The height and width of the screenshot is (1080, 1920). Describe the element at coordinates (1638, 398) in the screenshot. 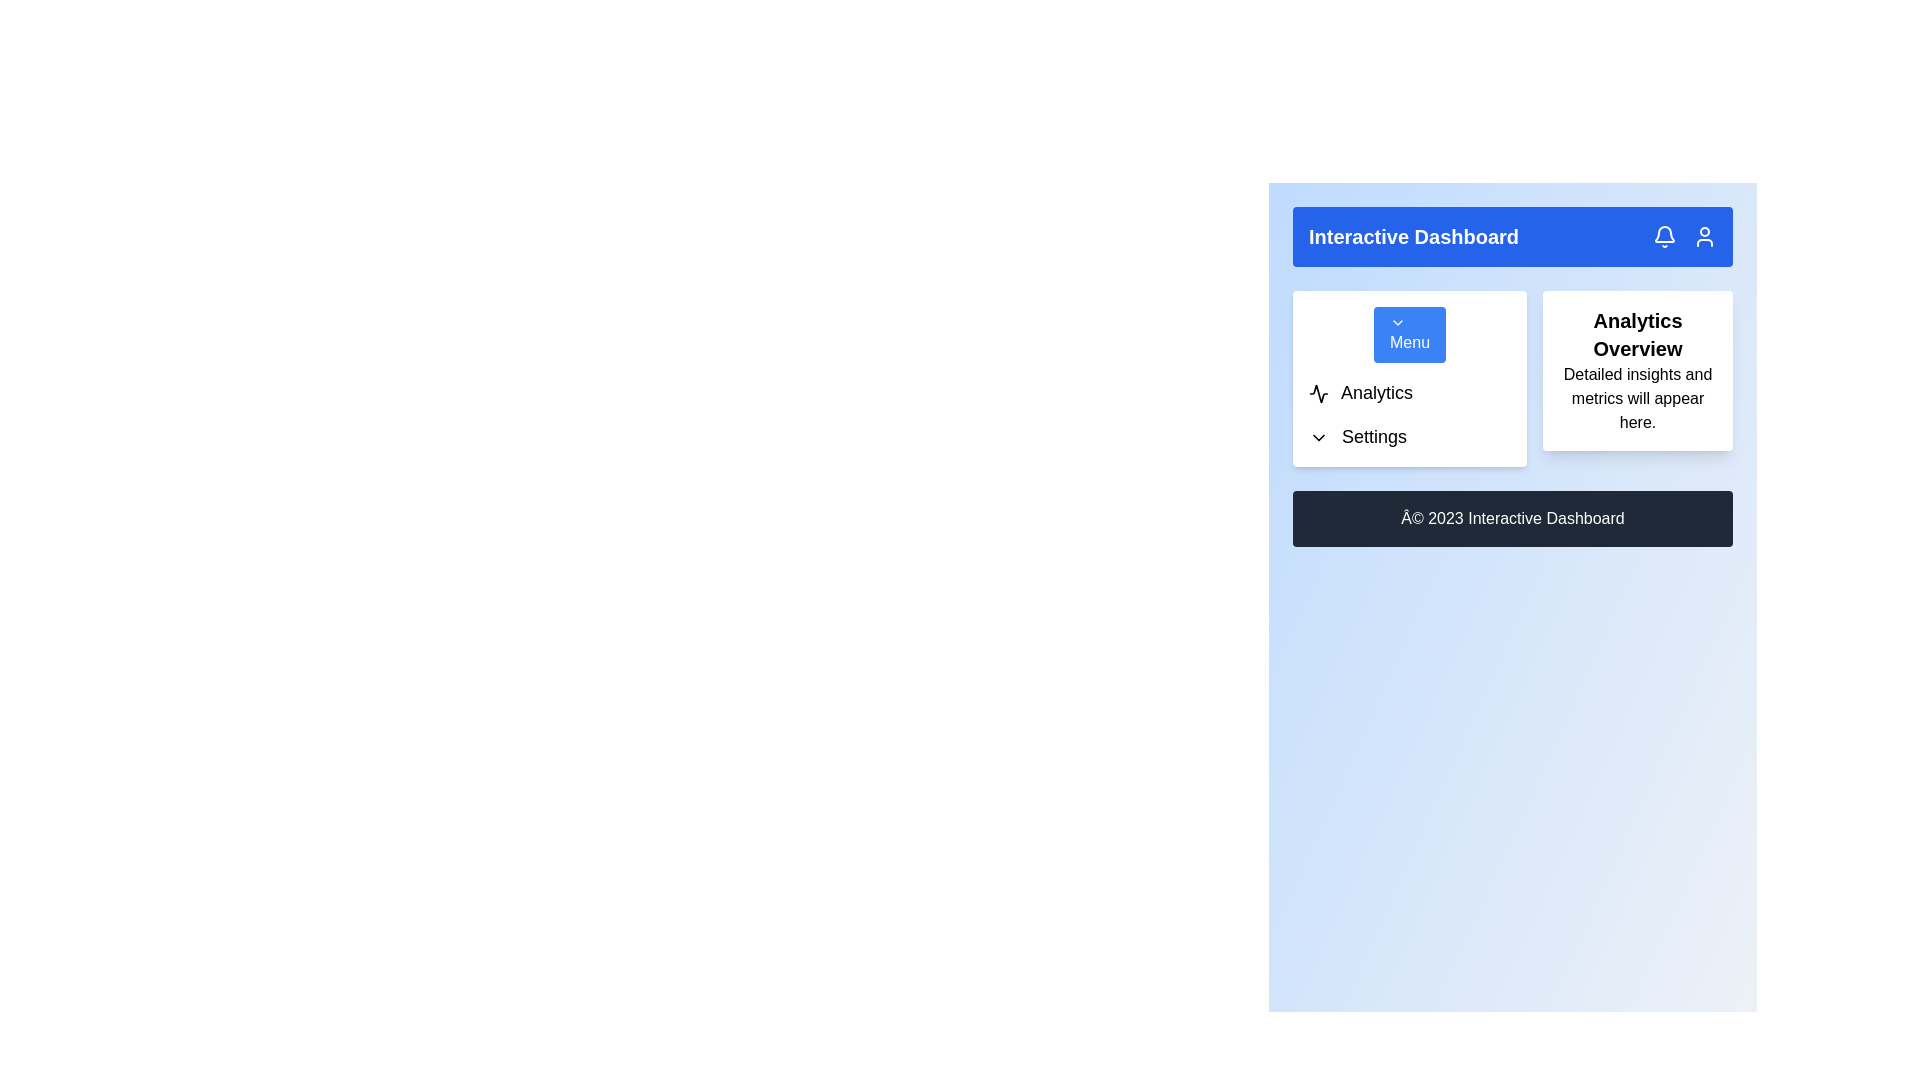

I see `the text label containing the message 'Detailed insights and metrics will appear here.' which is styled in black text on a white background, located in the right side of the main dashboard area below the header text 'Analytics Overview'` at that location.